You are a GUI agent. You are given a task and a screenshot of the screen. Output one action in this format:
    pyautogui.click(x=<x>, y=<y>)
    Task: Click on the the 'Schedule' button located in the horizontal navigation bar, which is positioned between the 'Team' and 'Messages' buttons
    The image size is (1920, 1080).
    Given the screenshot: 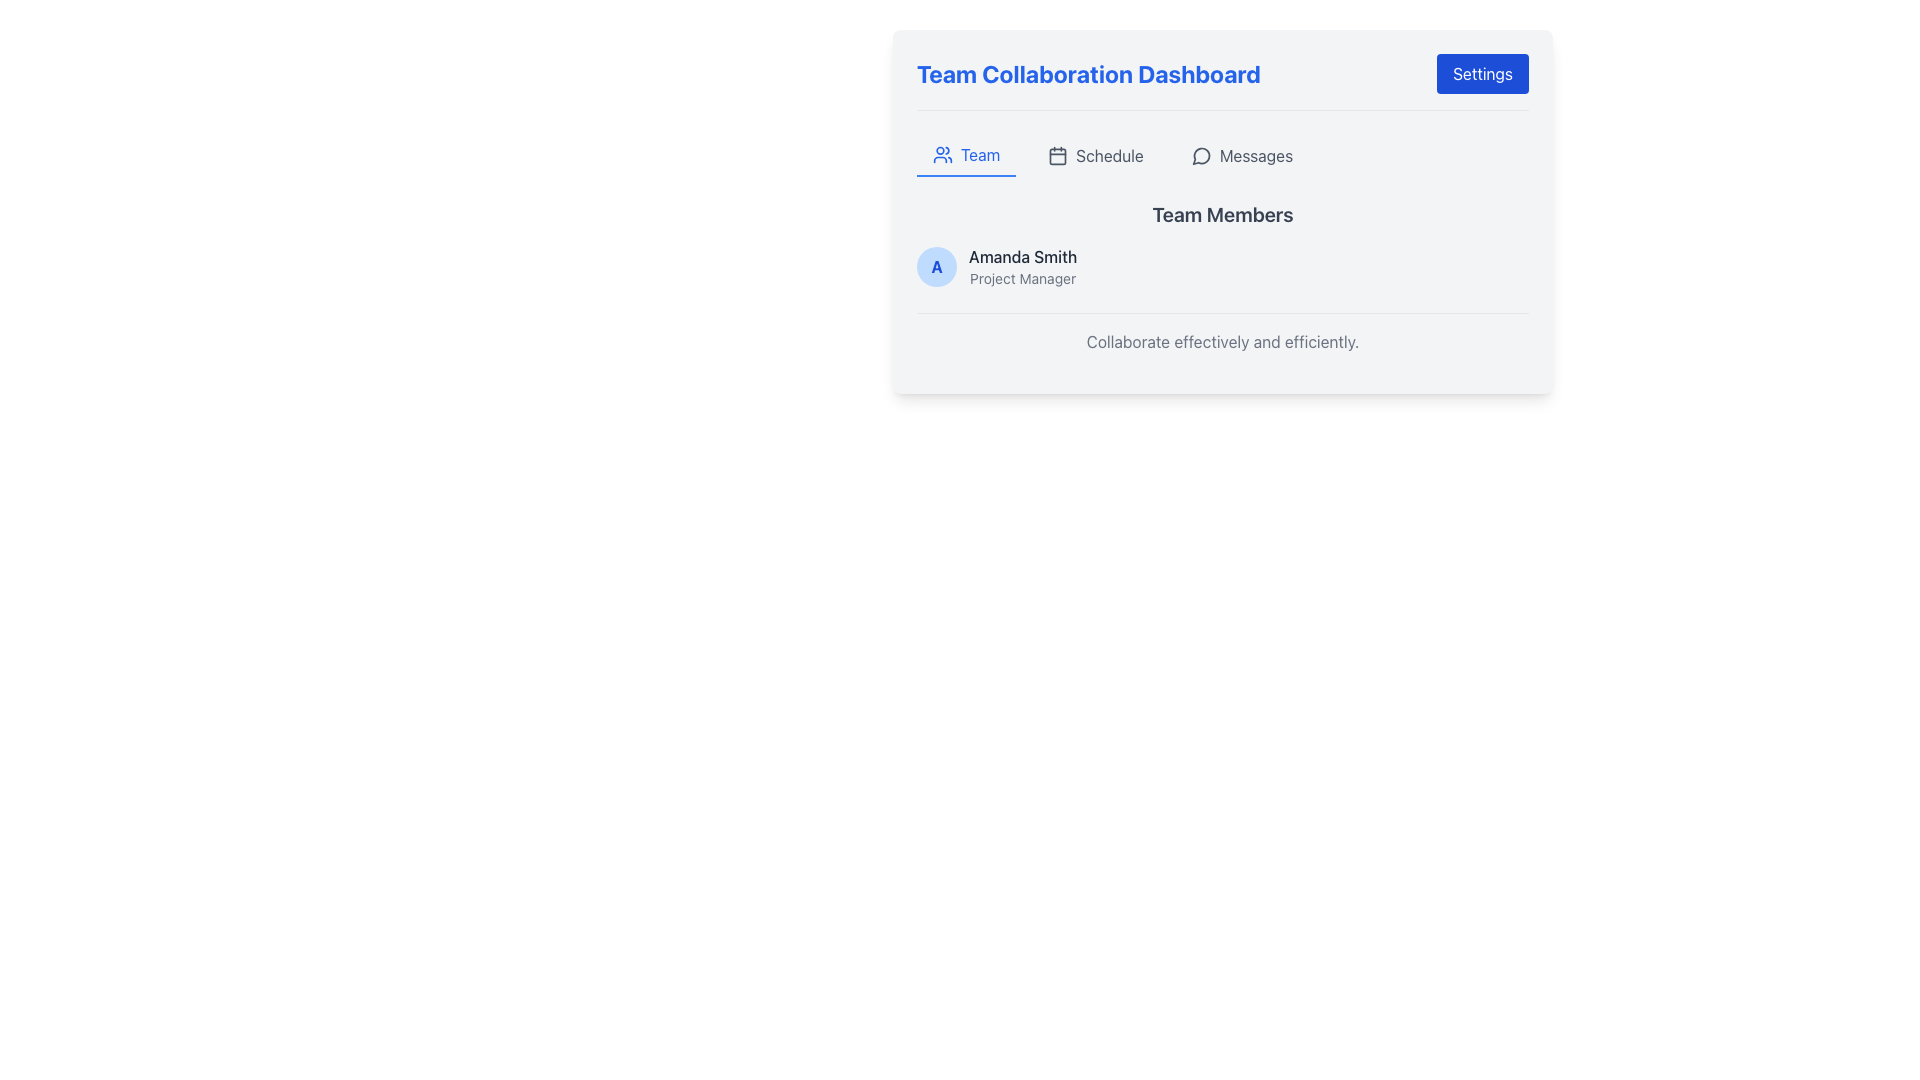 What is the action you would take?
    pyautogui.click(x=1094, y=154)
    